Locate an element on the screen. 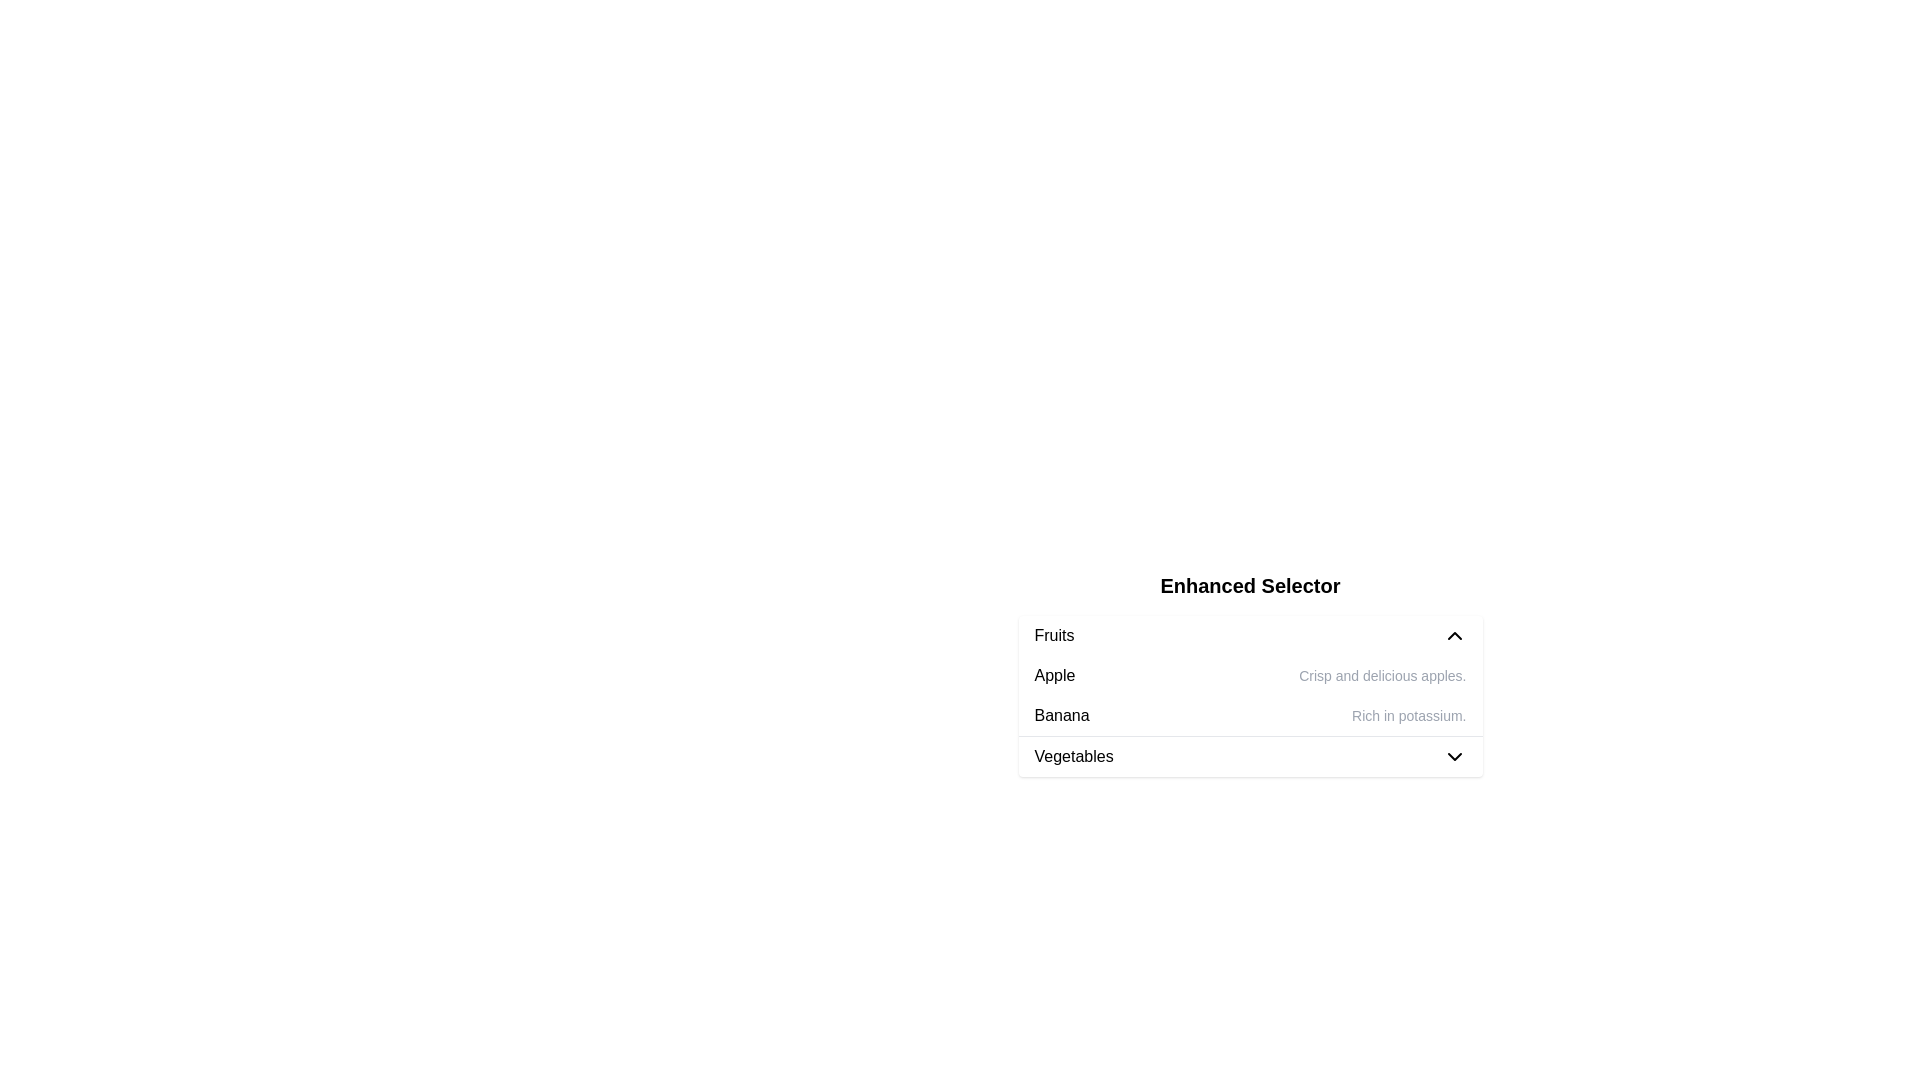 This screenshot has width=1920, height=1080. the text label 'Banana', which is styled with black text on a white background and located in a dropdown list is located at coordinates (1061, 715).